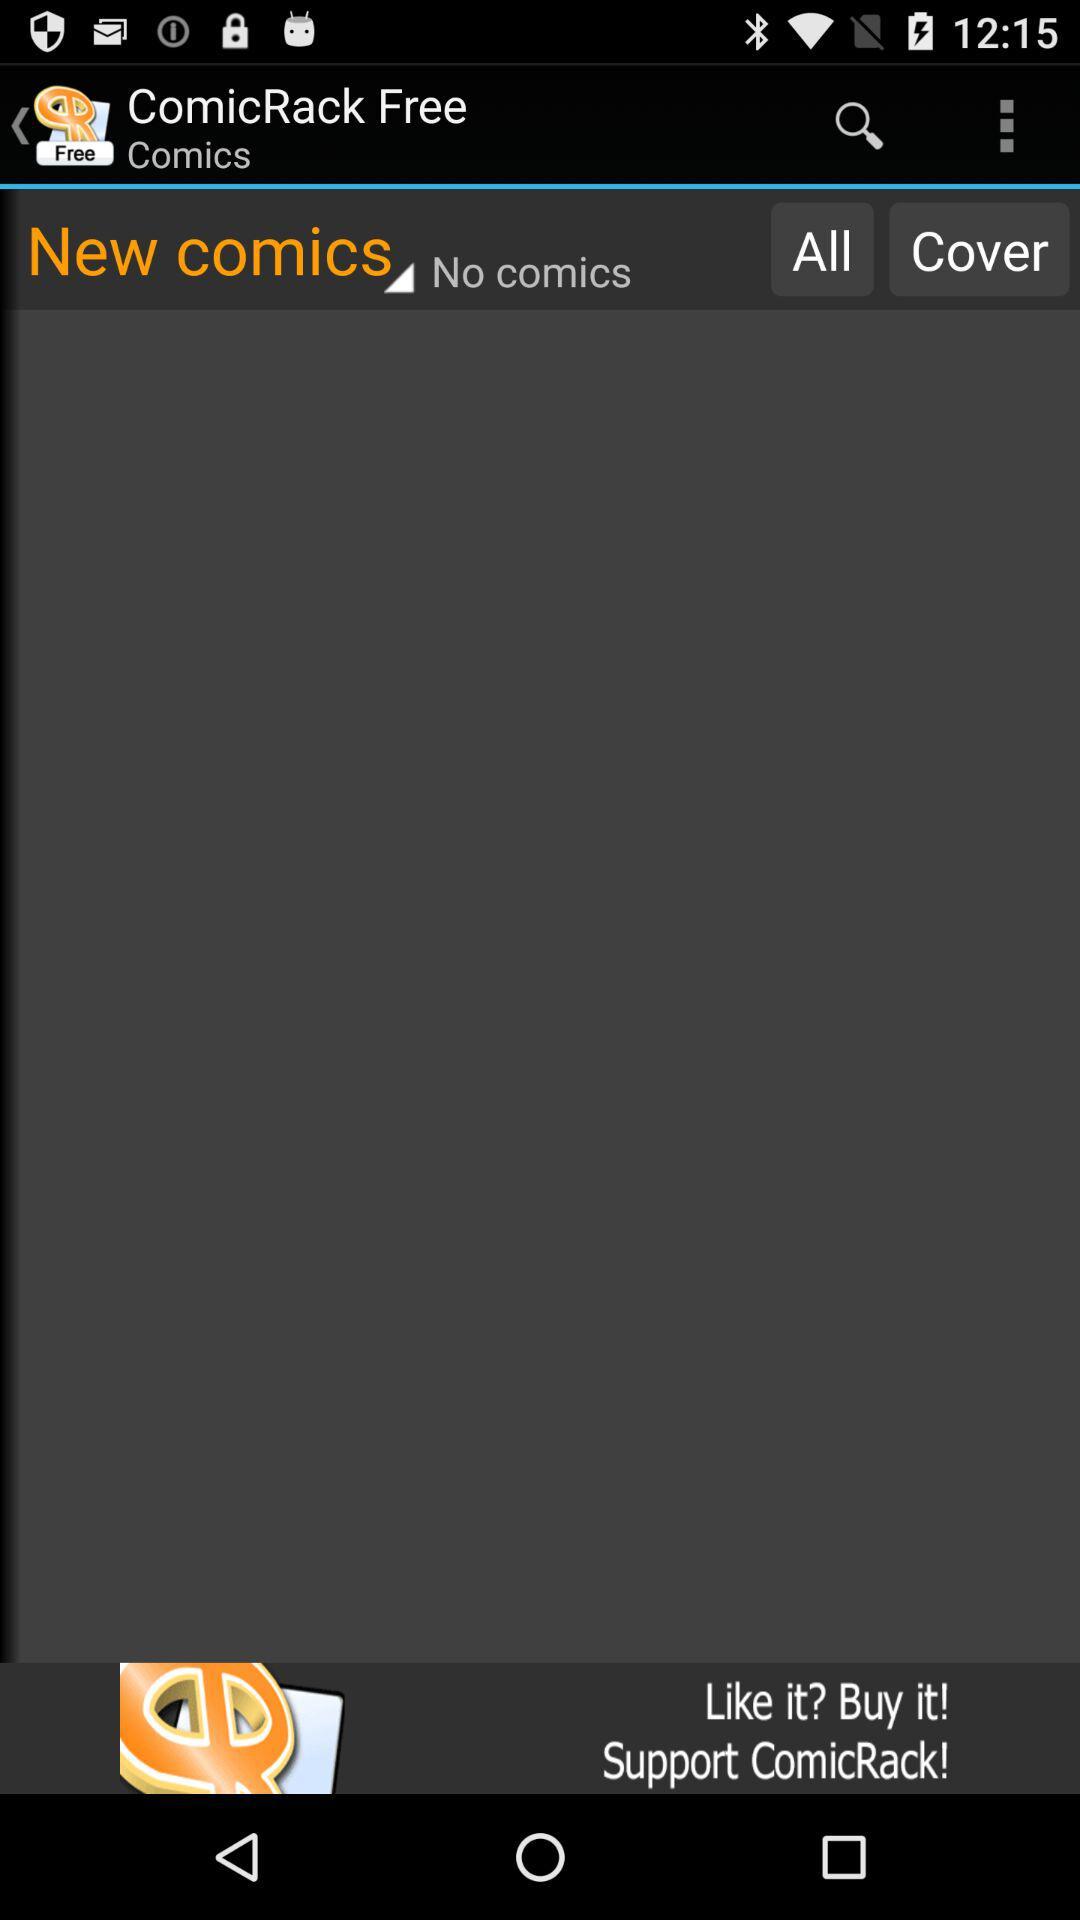 This screenshot has height=1920, width=1080. Describe the element at coordinates (822, 248) in the screenshot. I see `the icon next to cover app` at that location.